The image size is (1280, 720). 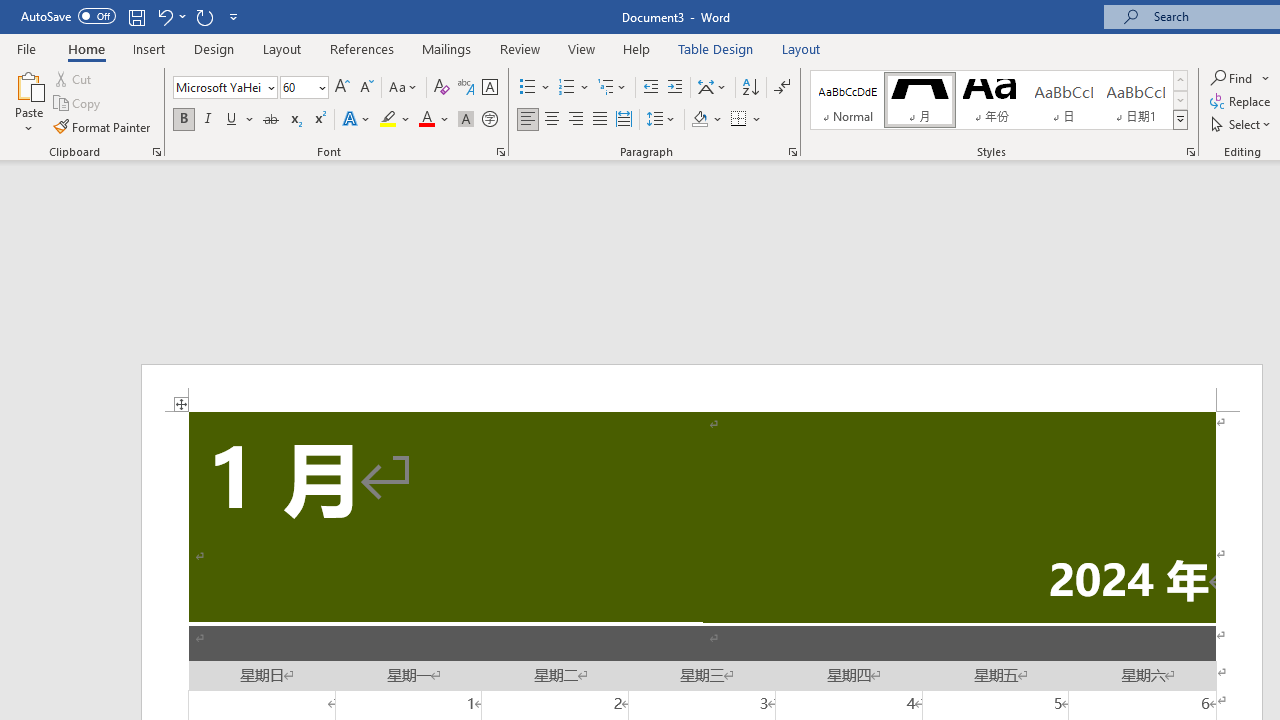 What do you see at coordinates (155, 150) in the screenshot?
I see `'Office Clipboard...'` at bounding box center [155, 150].